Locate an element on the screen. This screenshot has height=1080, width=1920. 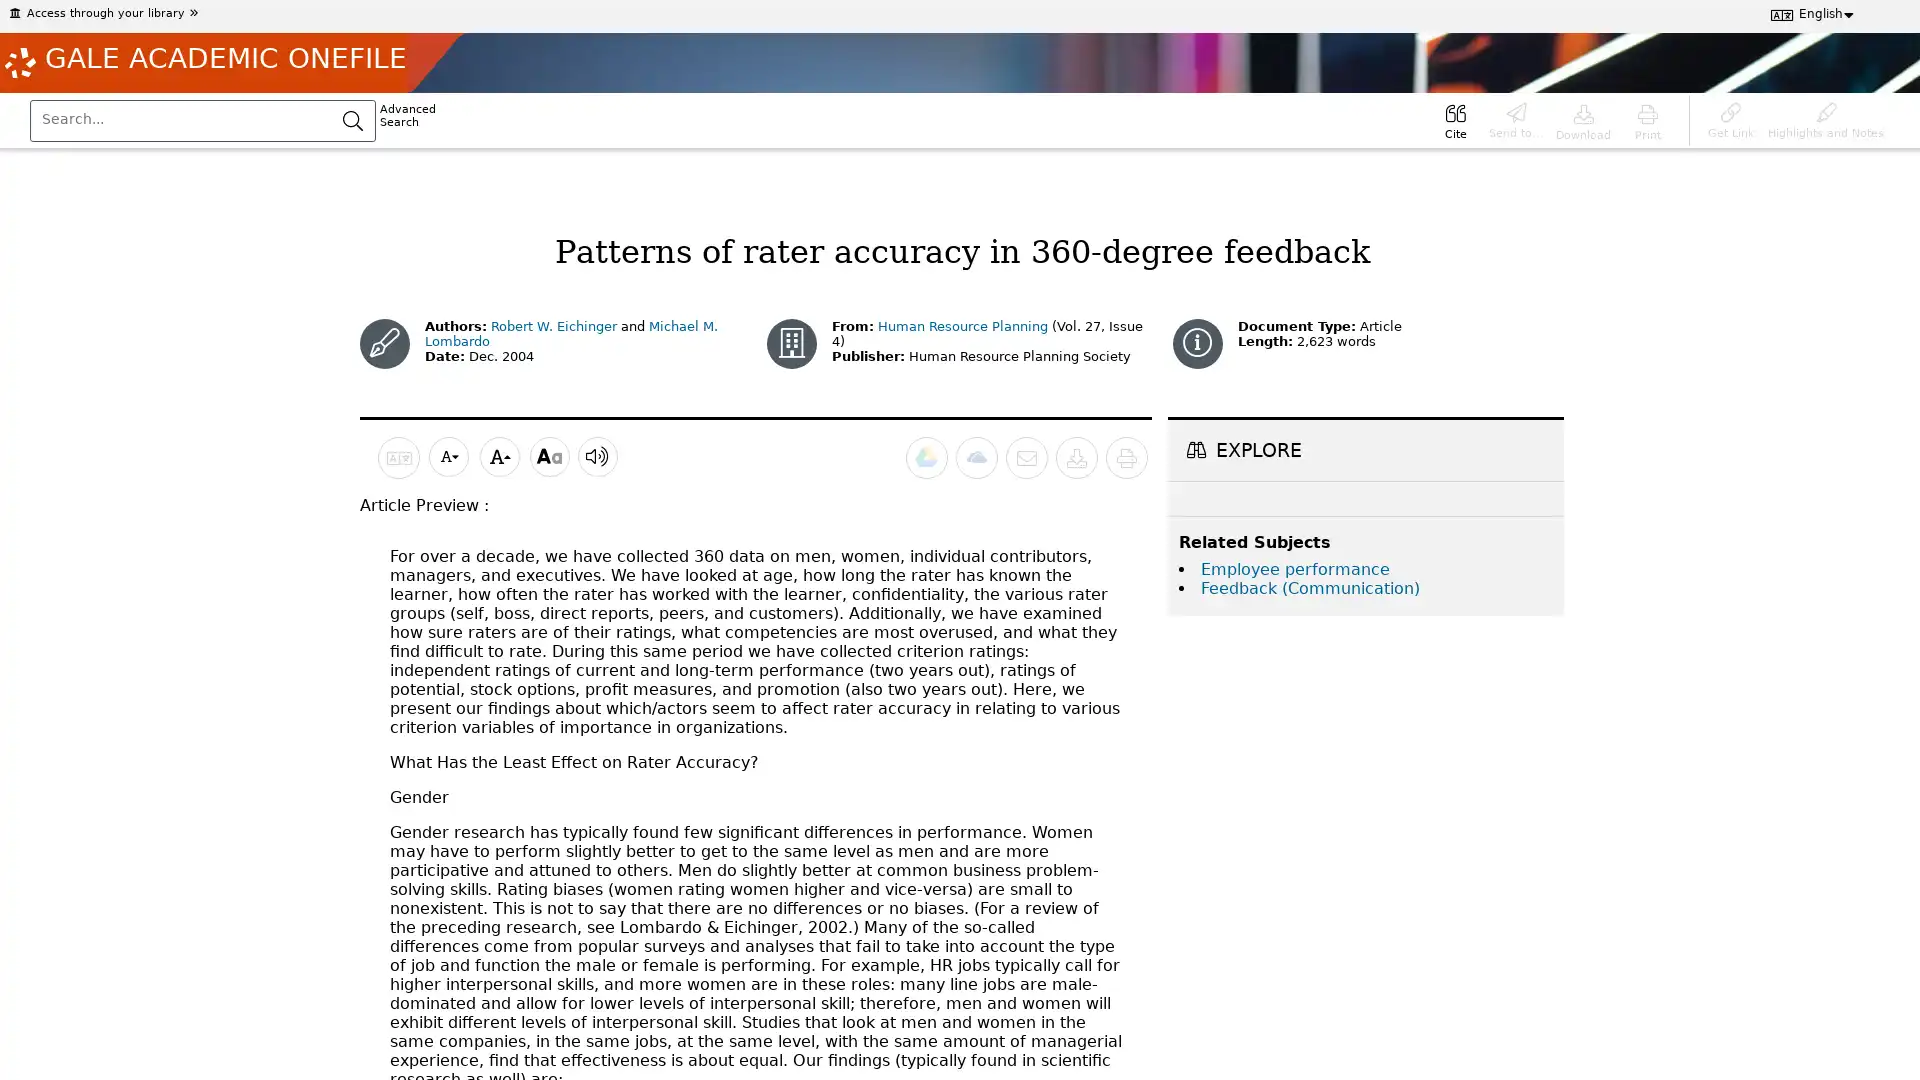
Submit is located at coordinates (353, 120).